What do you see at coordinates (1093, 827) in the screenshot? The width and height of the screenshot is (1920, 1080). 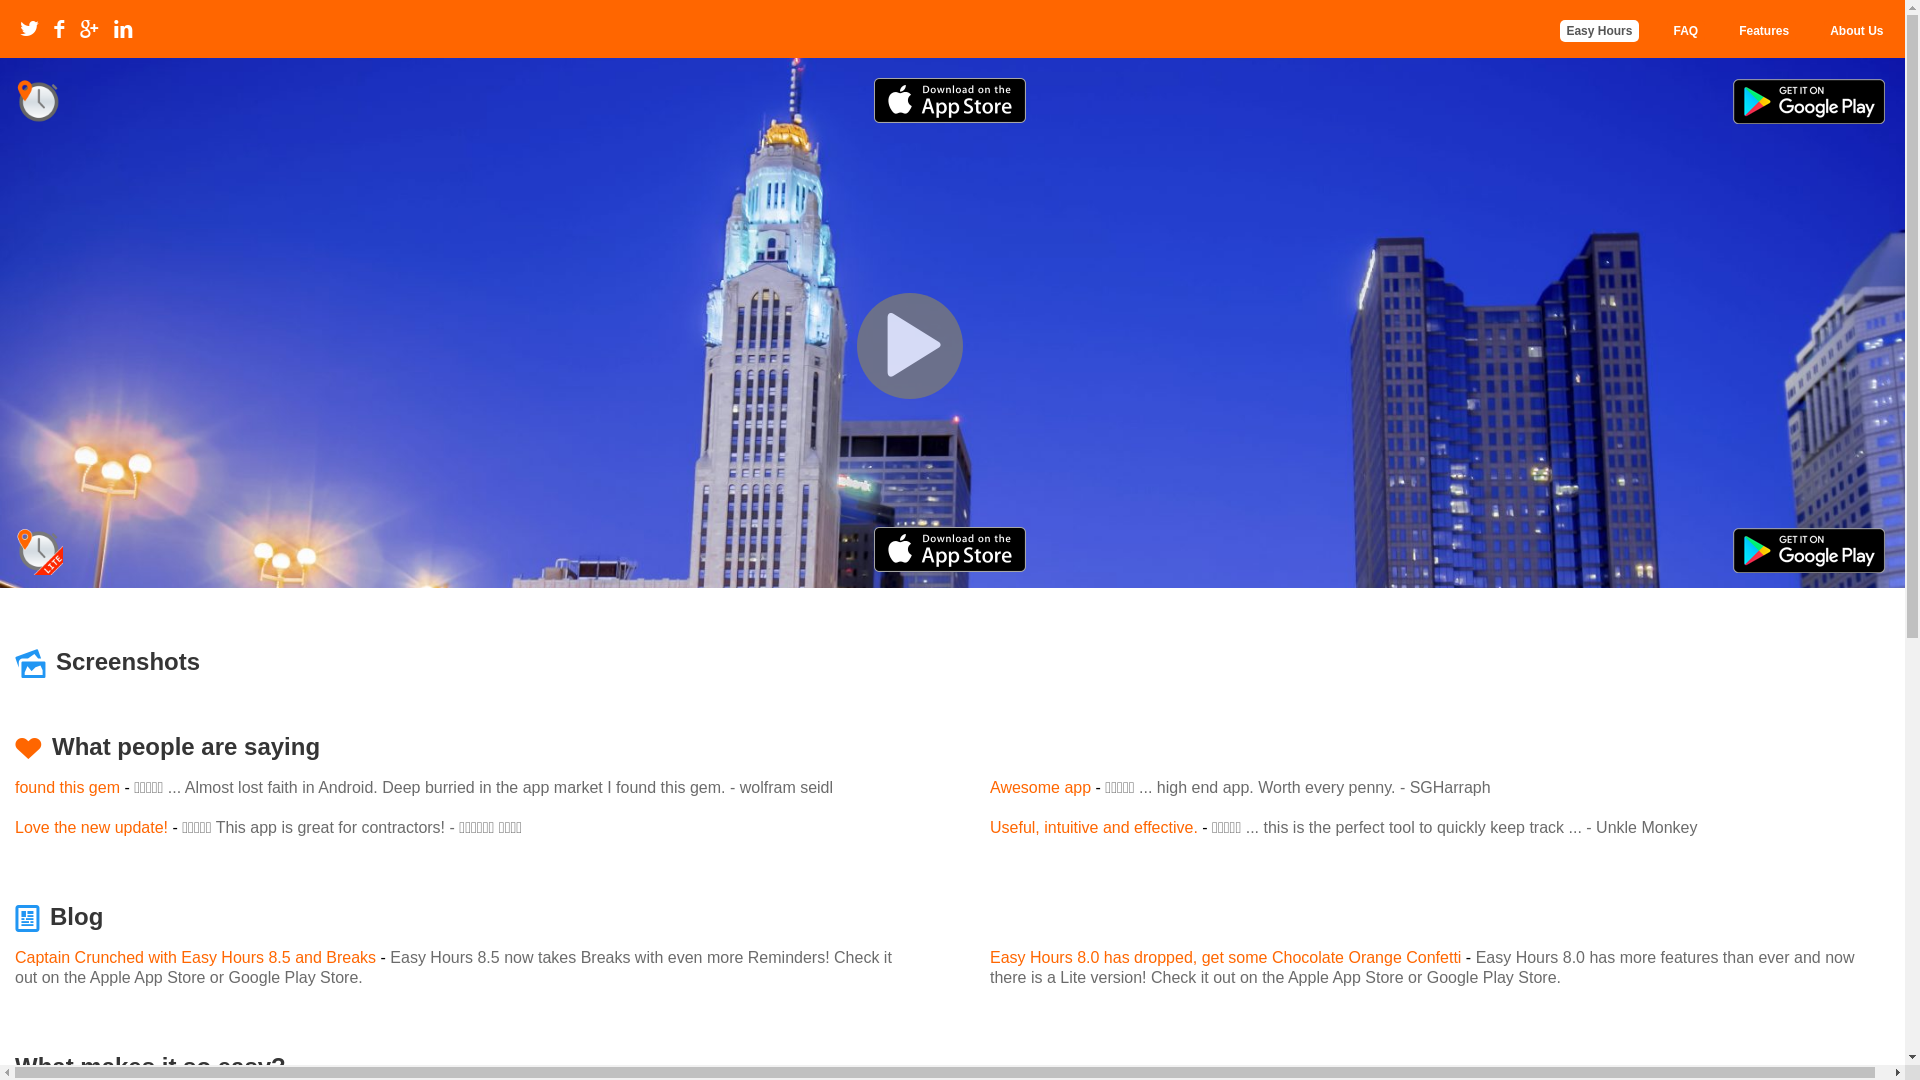 I see `'Useful, intuitive and effective.'` at bounding box center [1093, 827].